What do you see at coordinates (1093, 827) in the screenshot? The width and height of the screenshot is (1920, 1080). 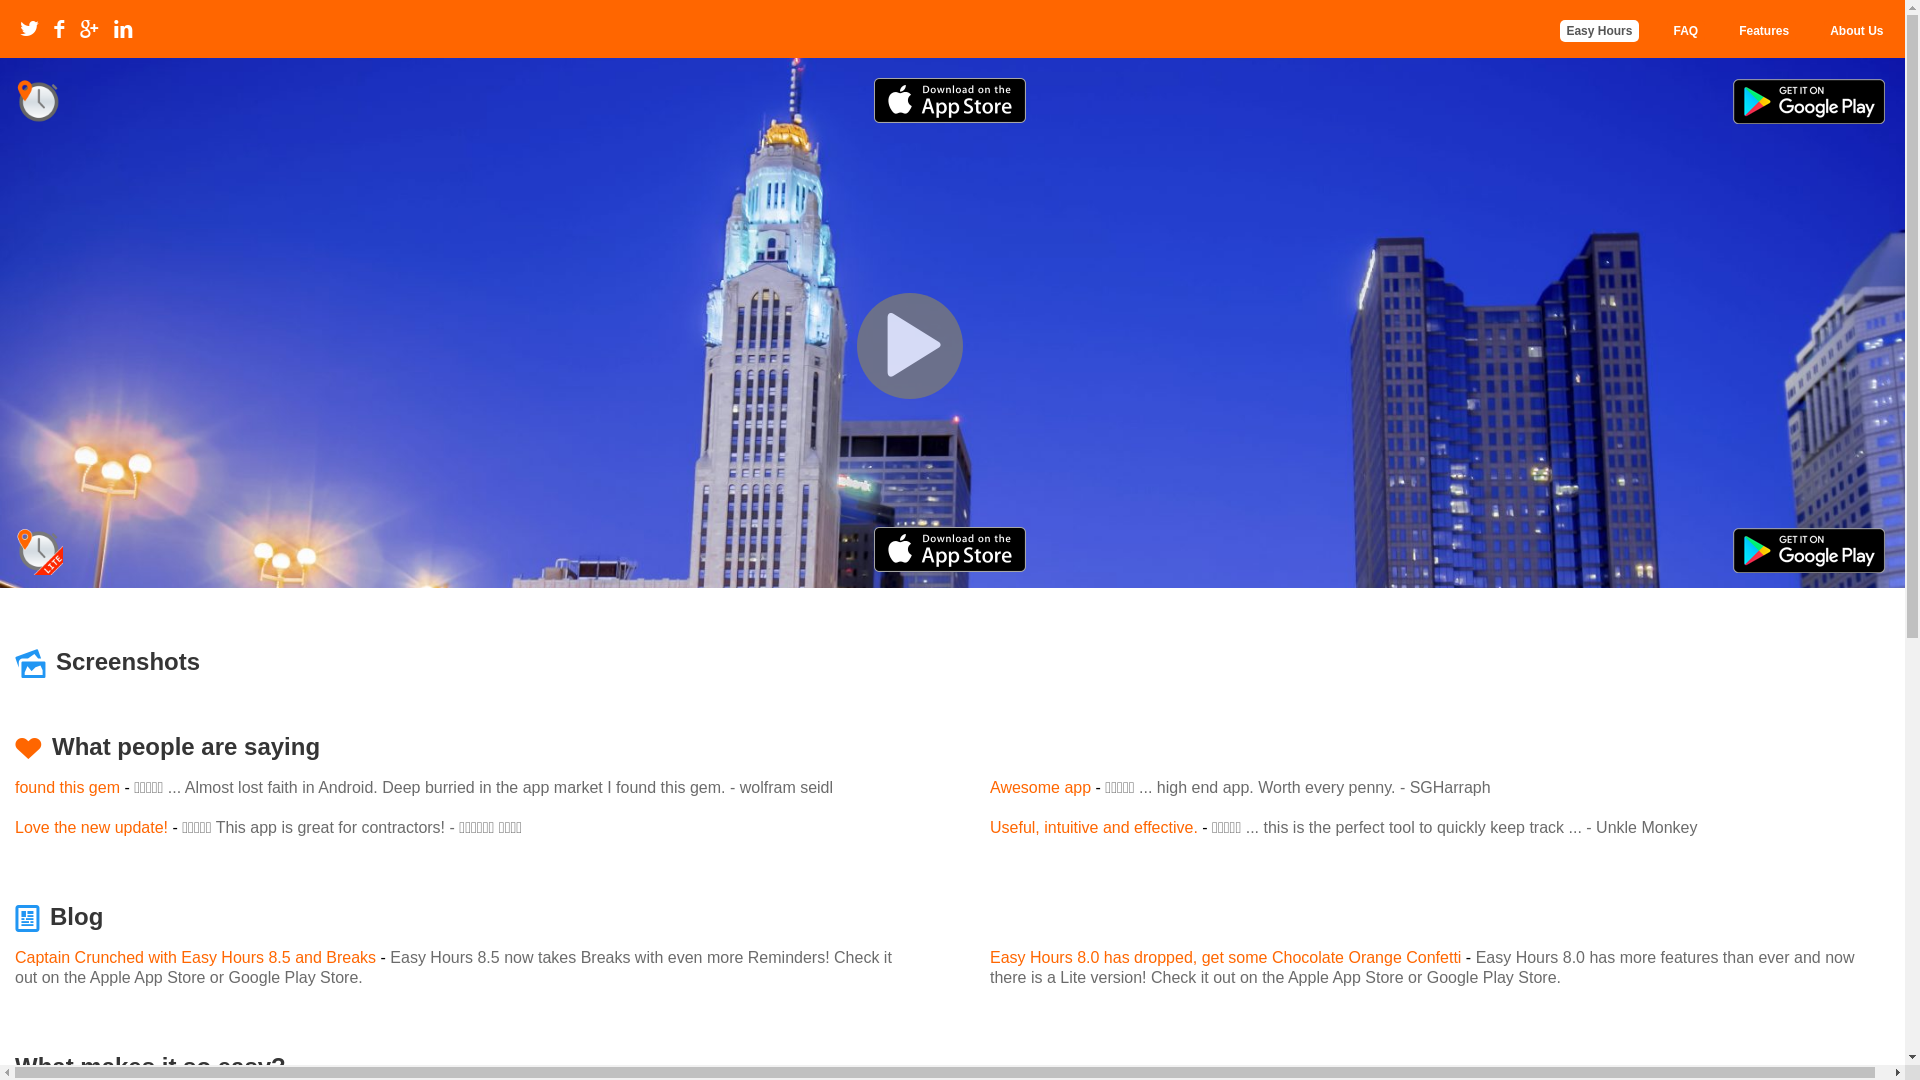 I see `'Useful, intuitive and effective.'` at bounding box center [1093, 827].